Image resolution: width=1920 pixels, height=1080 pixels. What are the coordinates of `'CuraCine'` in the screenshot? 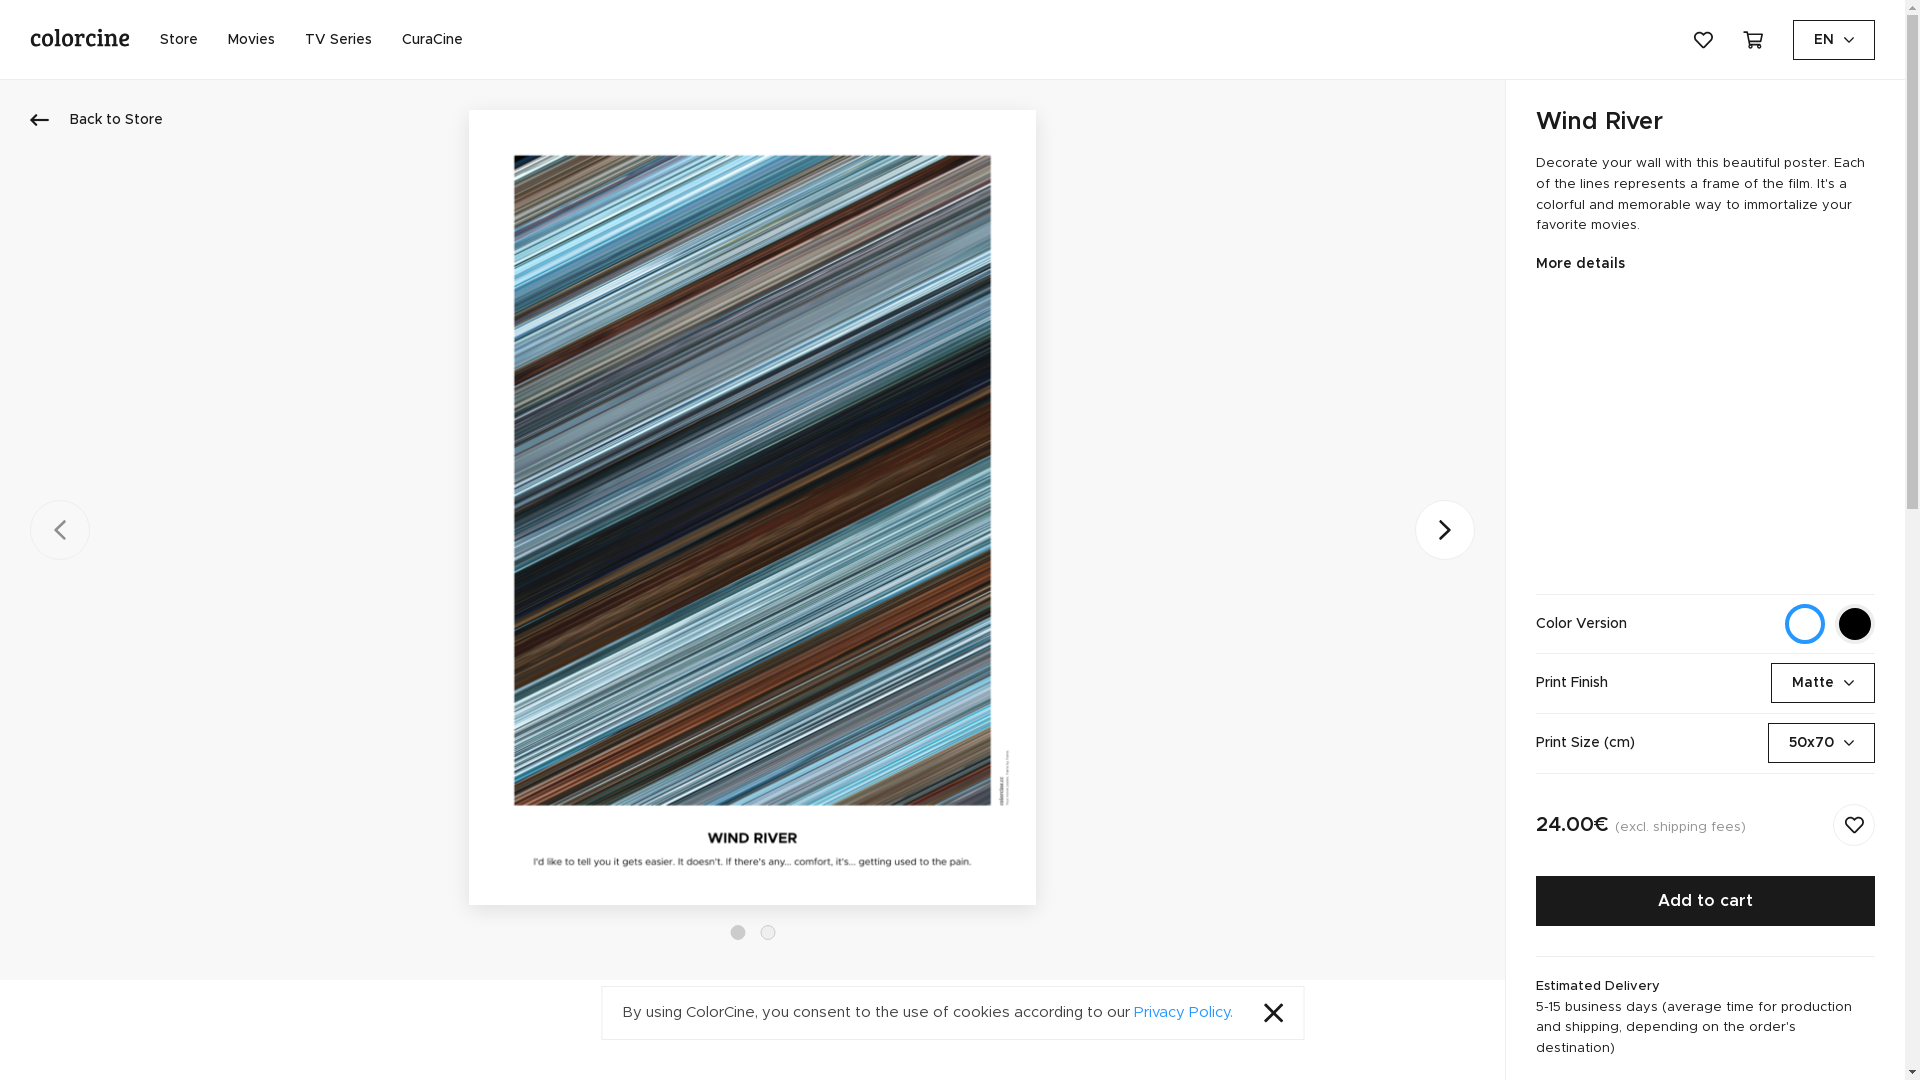 It's located at (431, 38).